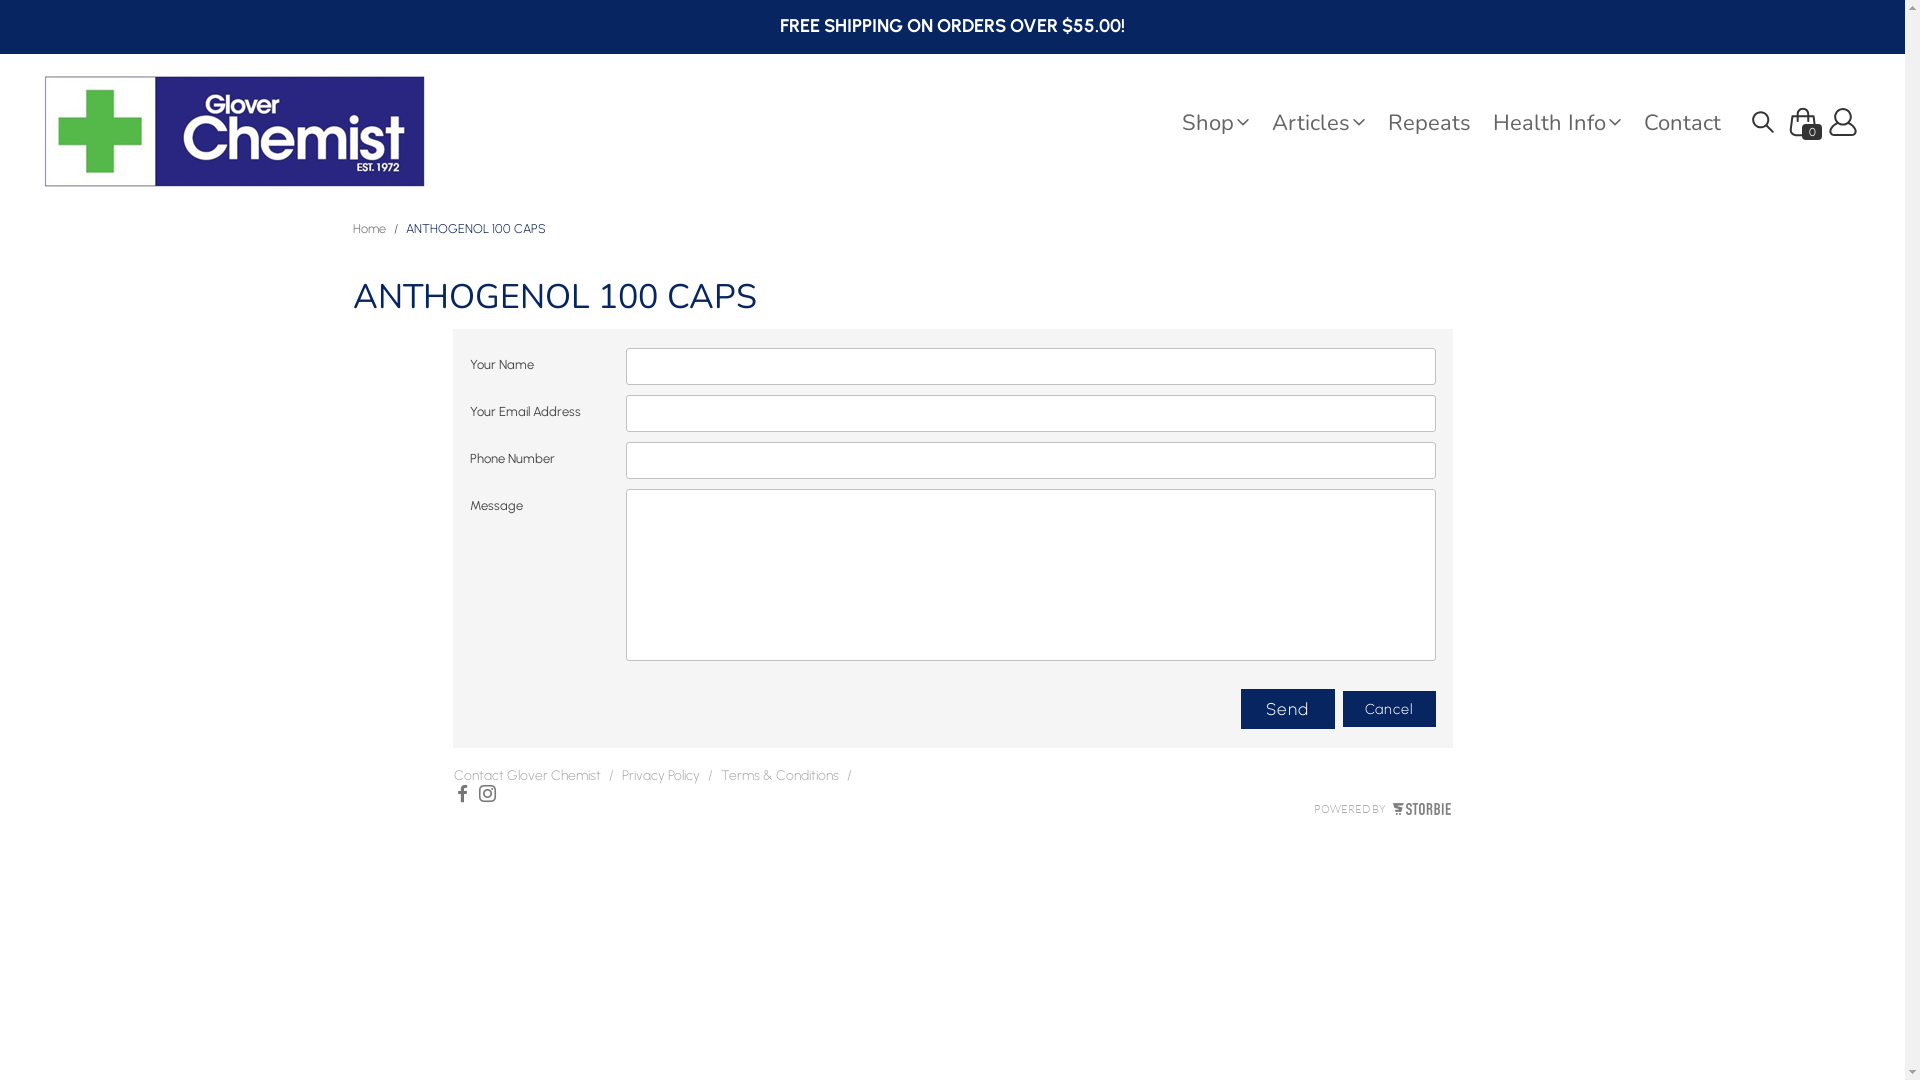 This screenshot has width=1920, height=1080. I want to click on 'Home', so click(368, 227).